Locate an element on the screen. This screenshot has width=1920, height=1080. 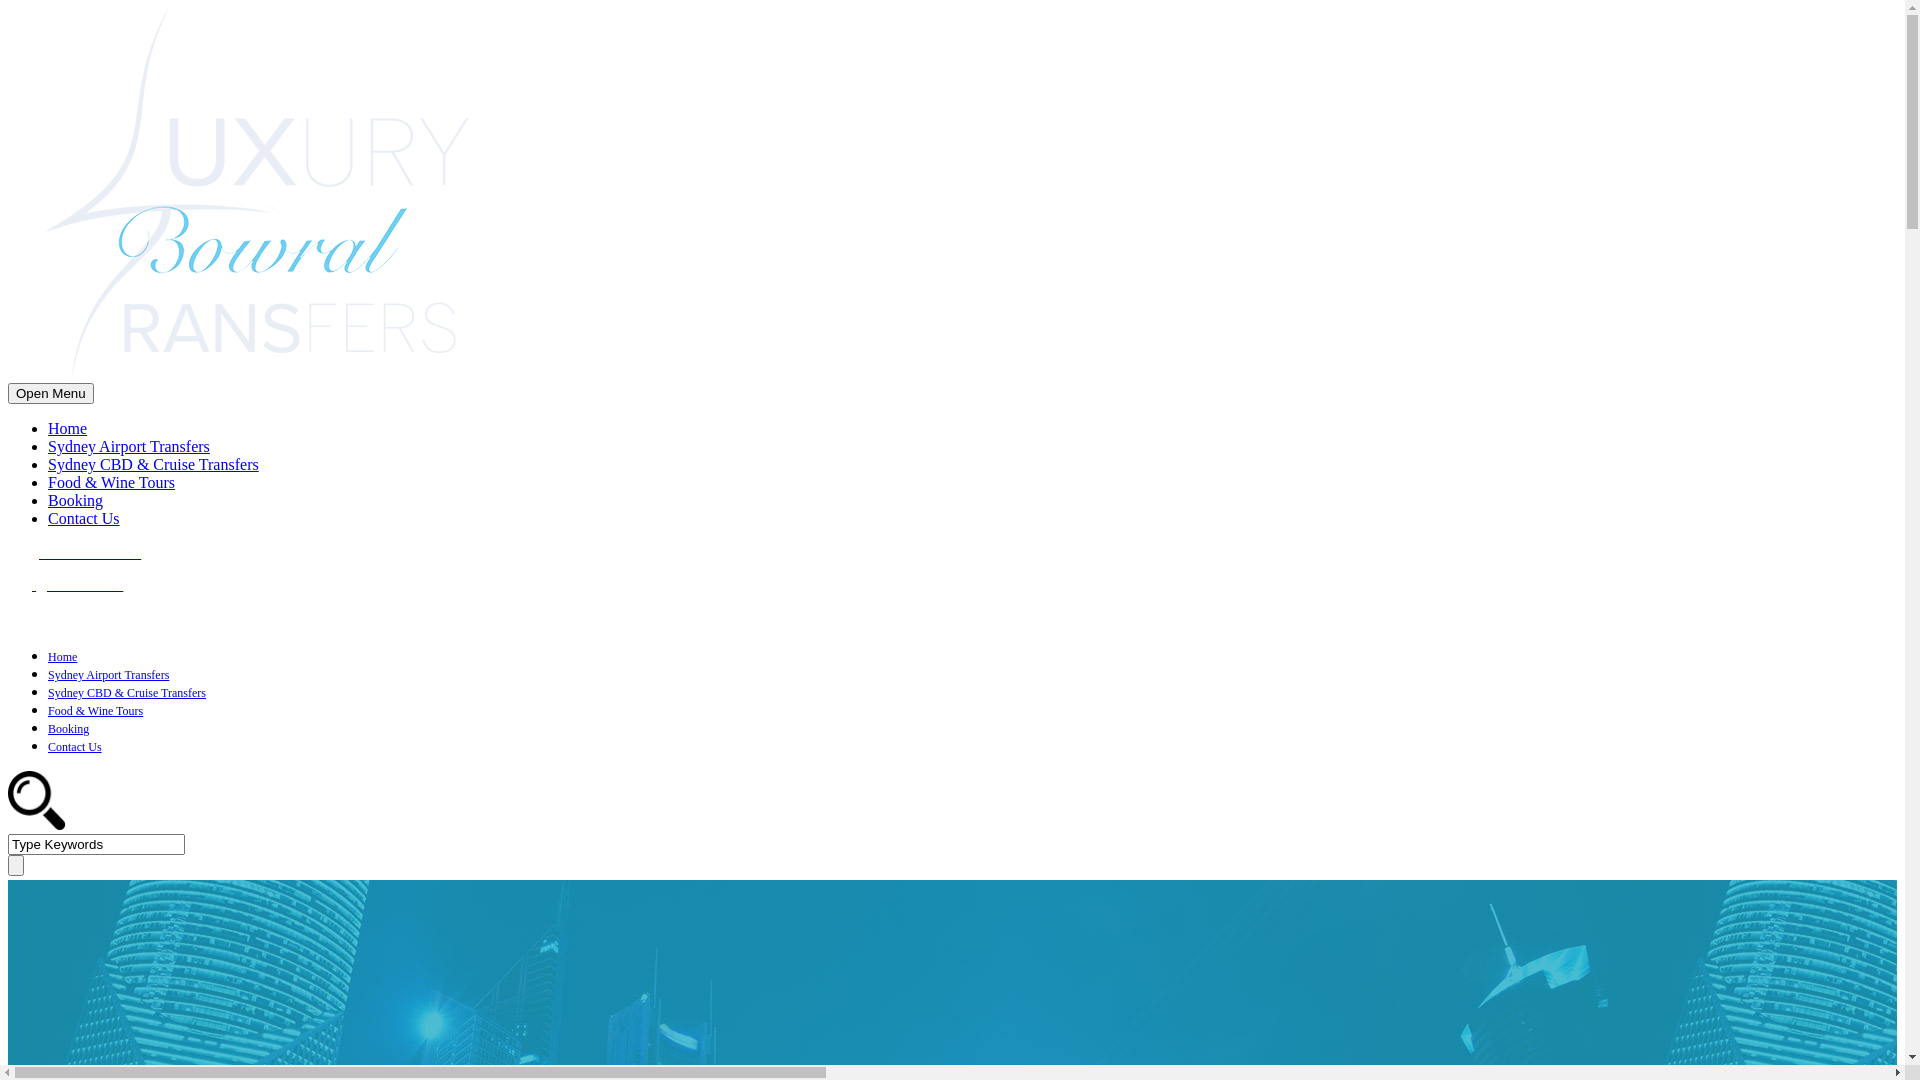
'Open Menu' is located at coordinates (8, 393).